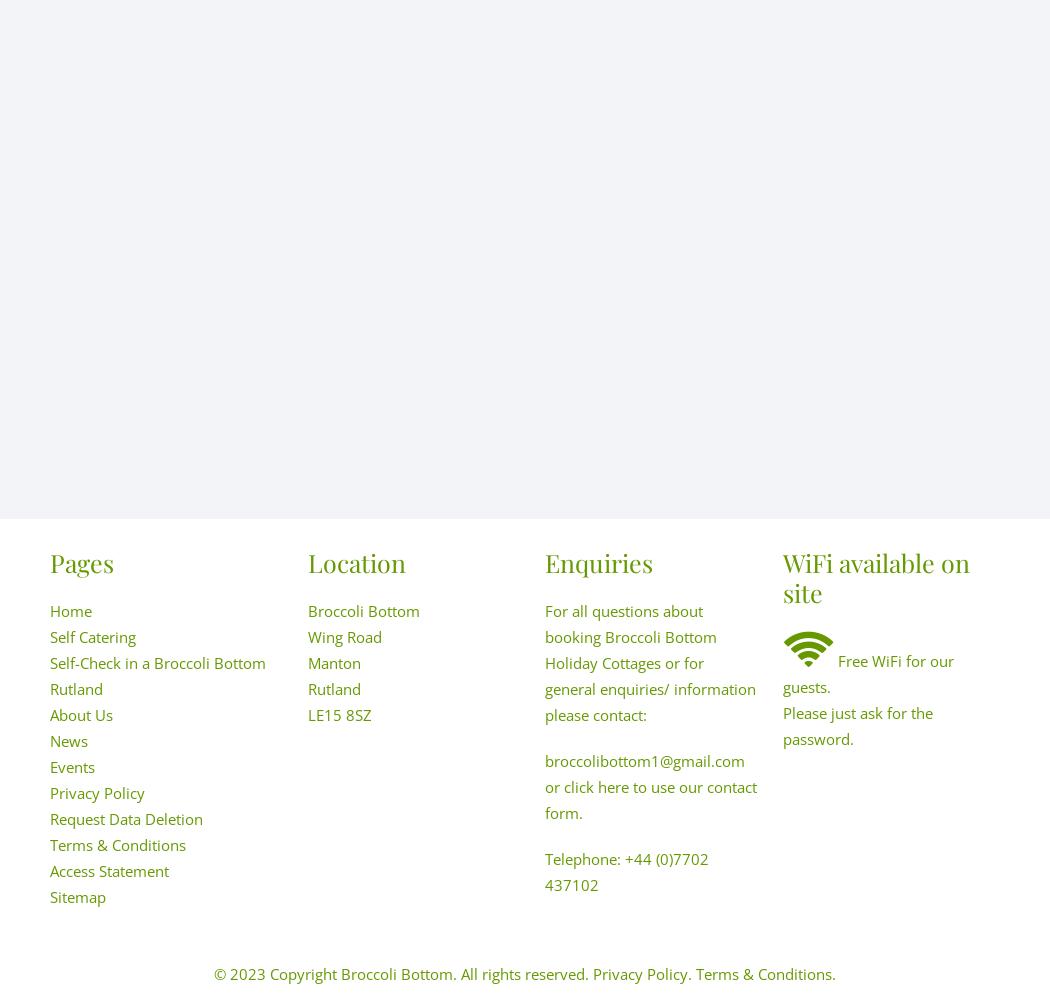 The height and width of the screenshot is (1000, 1050). What do you see at coordinates (82, 562) in the screenshot?
I see `'Pages'` at bounding box center [82, 562].